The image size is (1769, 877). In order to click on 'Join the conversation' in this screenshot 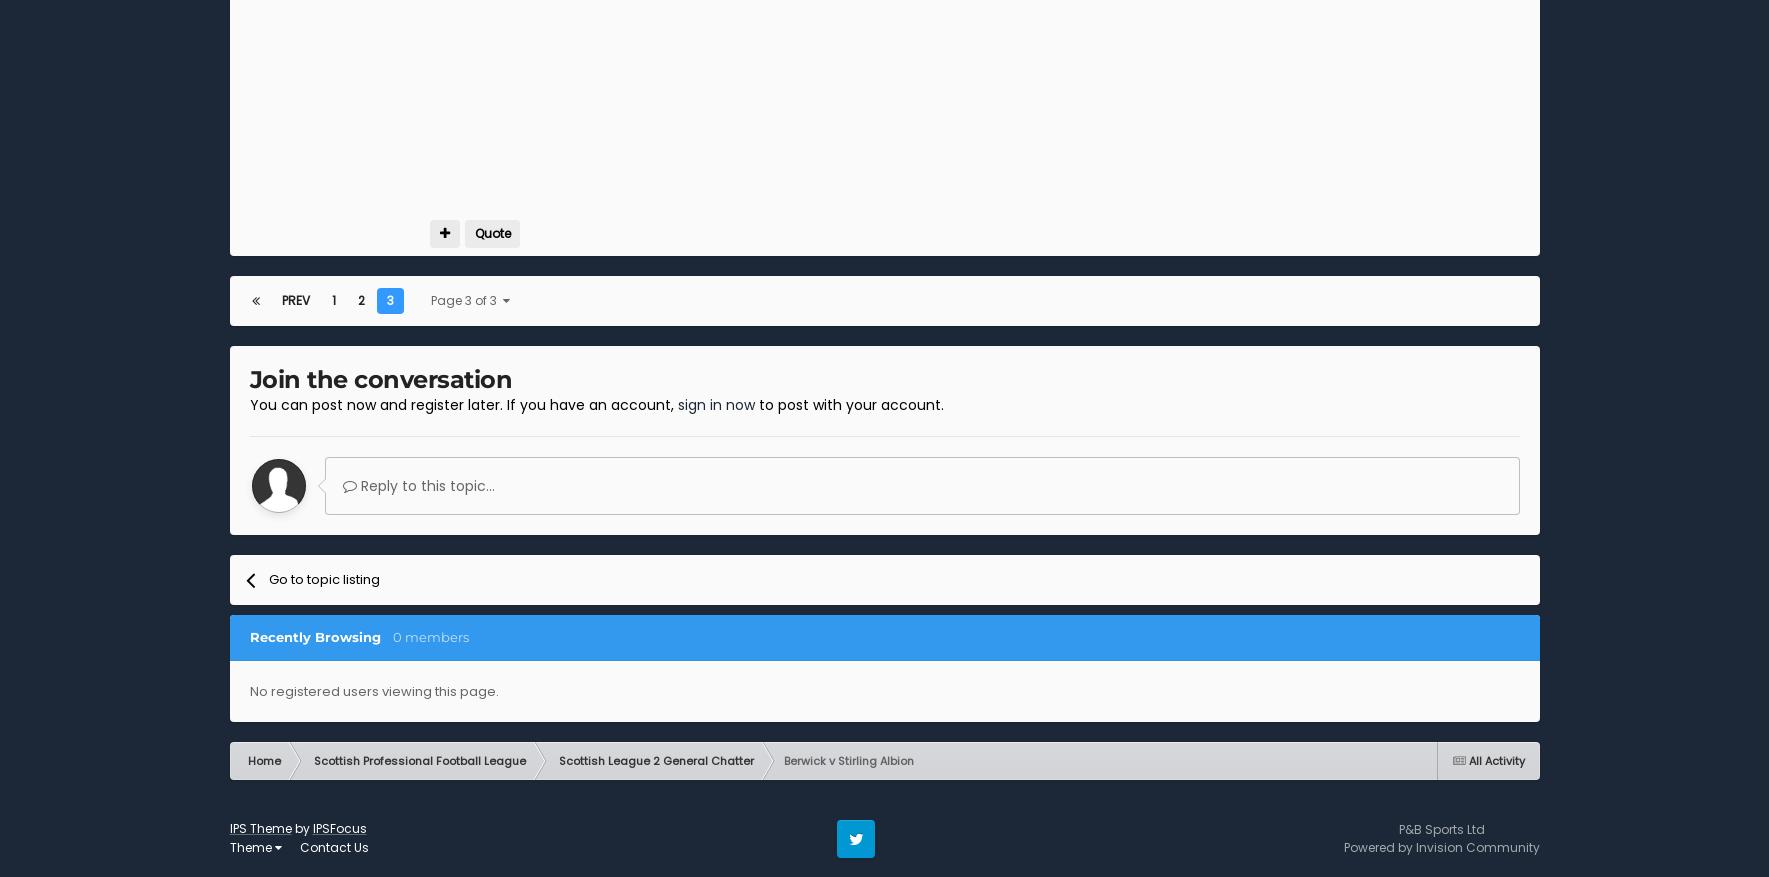, I will do `click(249, 378)`.